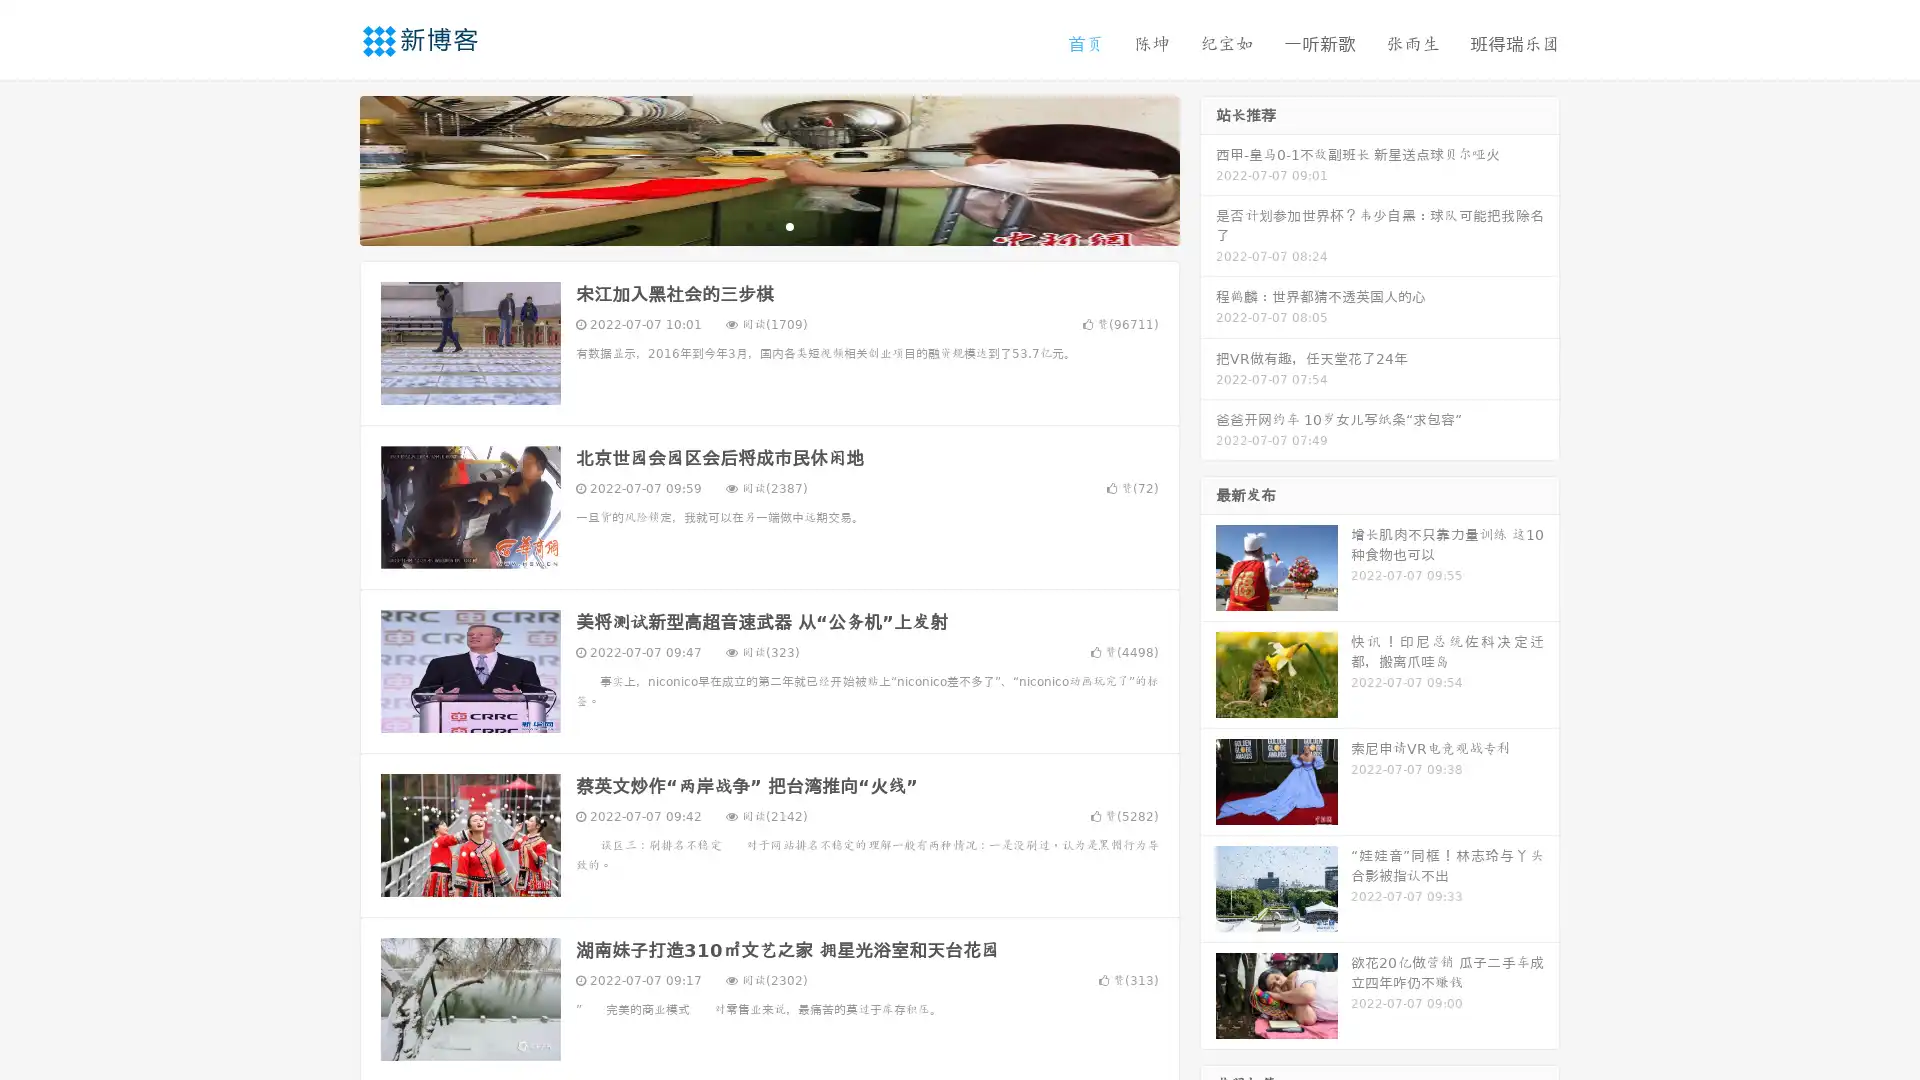 This screenshot has height=1080, width=1920. I want to click on Go to slide 3, so click(789, 225).